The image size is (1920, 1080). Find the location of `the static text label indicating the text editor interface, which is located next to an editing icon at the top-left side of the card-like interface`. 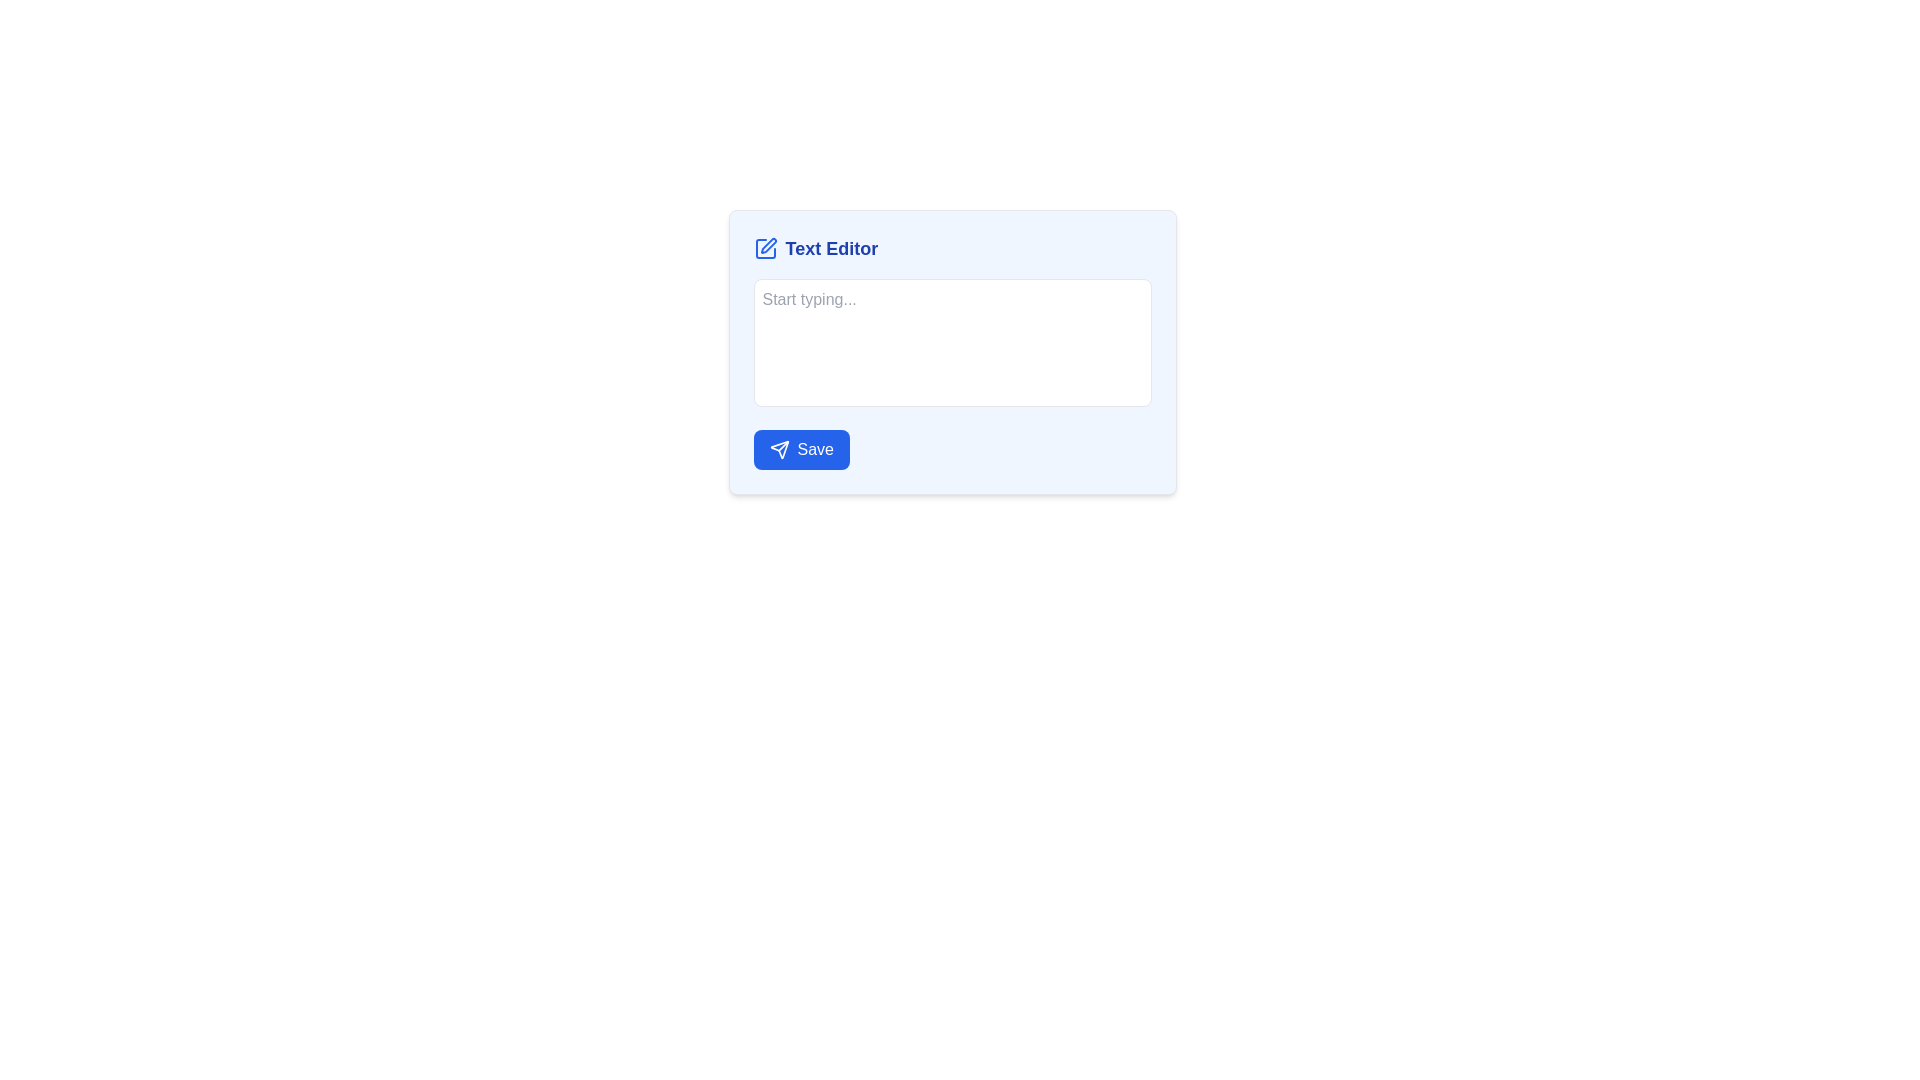

the static text label indicating the text editor interface, which is located next to an editing icon at the top-left side of the card-like interface is located at coordinates (831, 248).